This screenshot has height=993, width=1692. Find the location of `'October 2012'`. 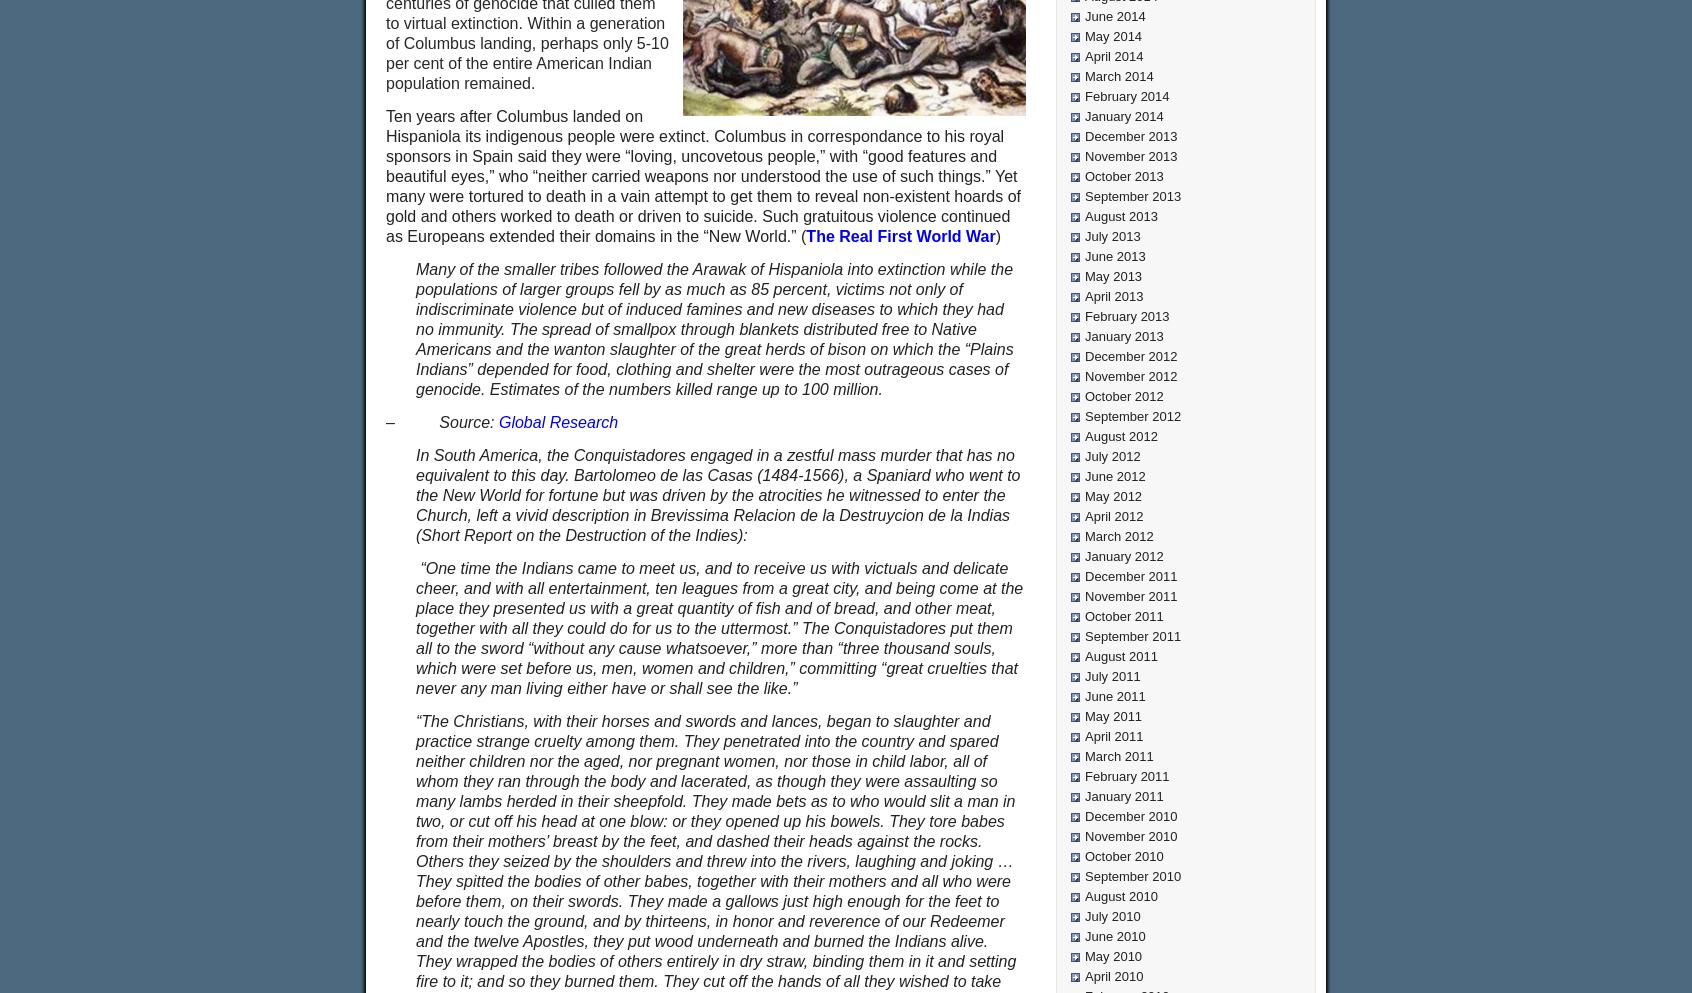

'October 2012' is located at coordinates (1123, 395).